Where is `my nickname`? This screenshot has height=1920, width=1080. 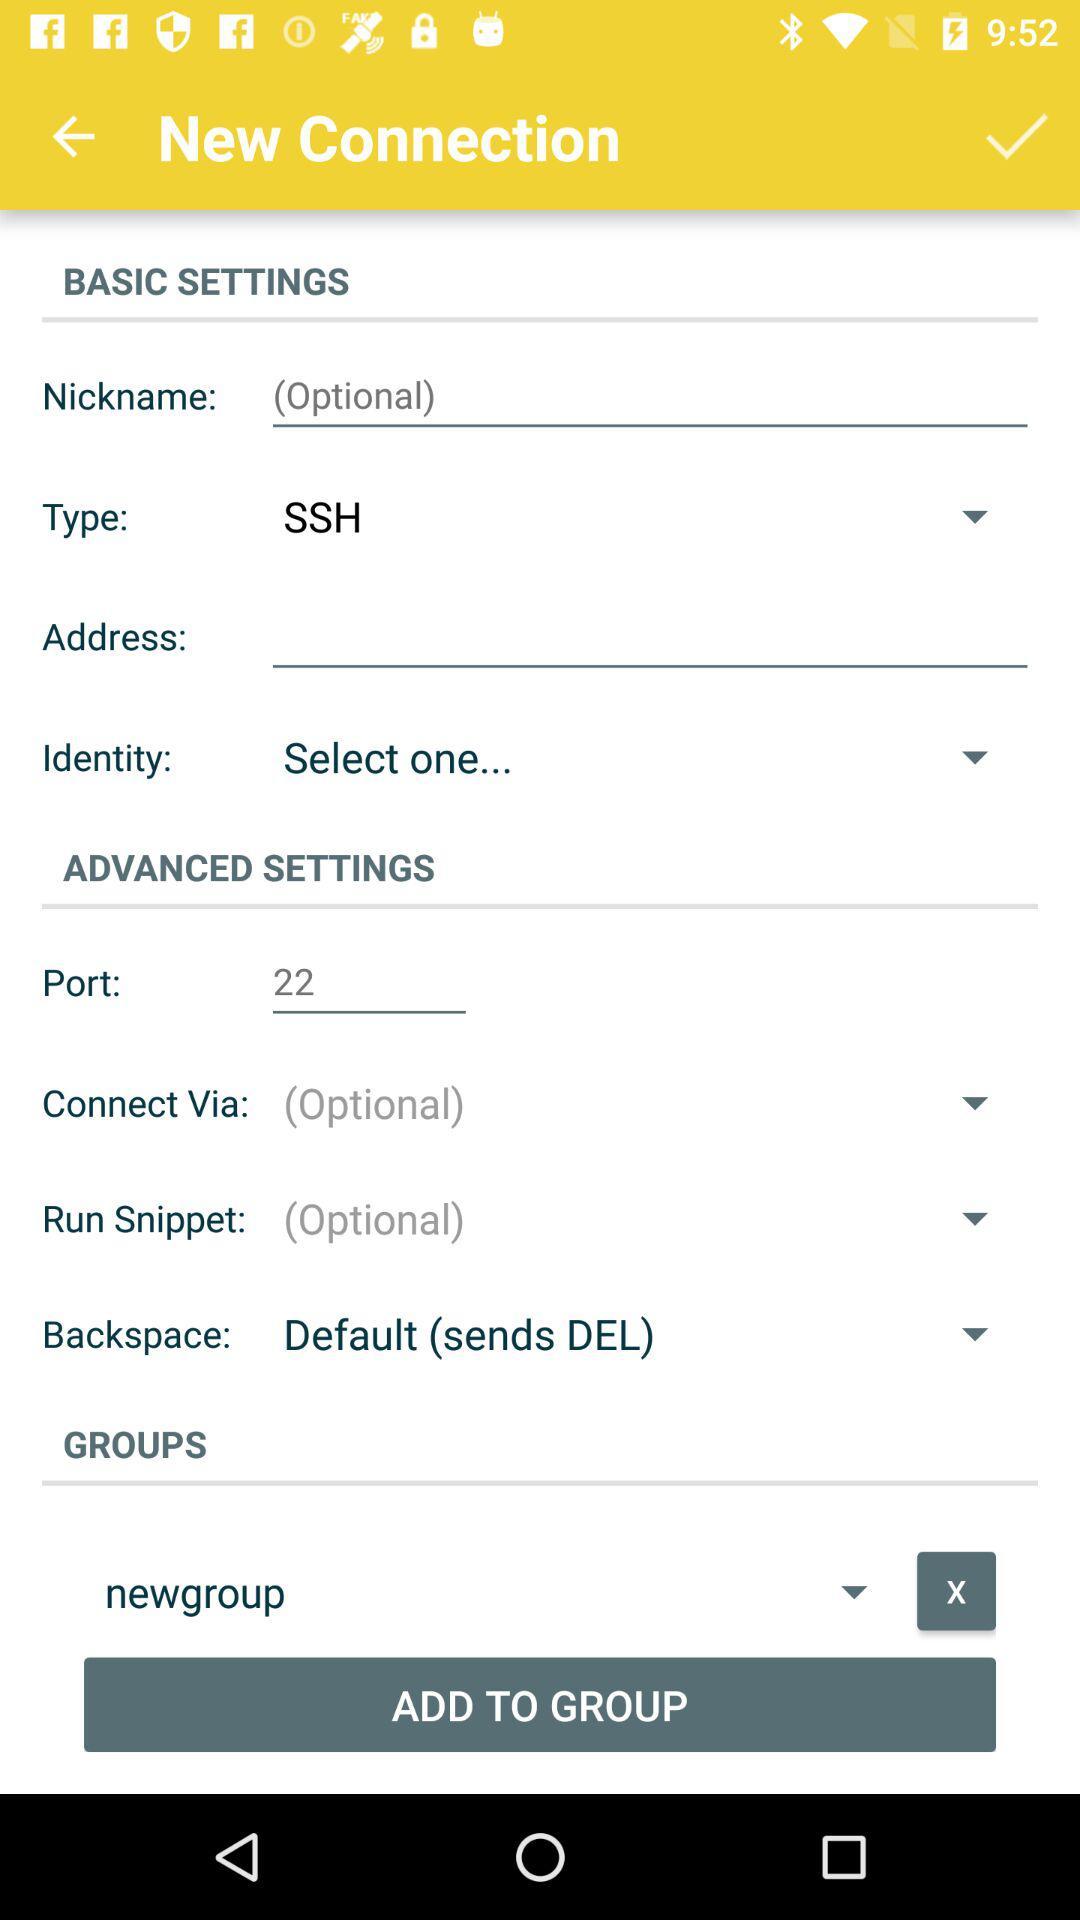
my nickname is located at coordinates (650, 395).